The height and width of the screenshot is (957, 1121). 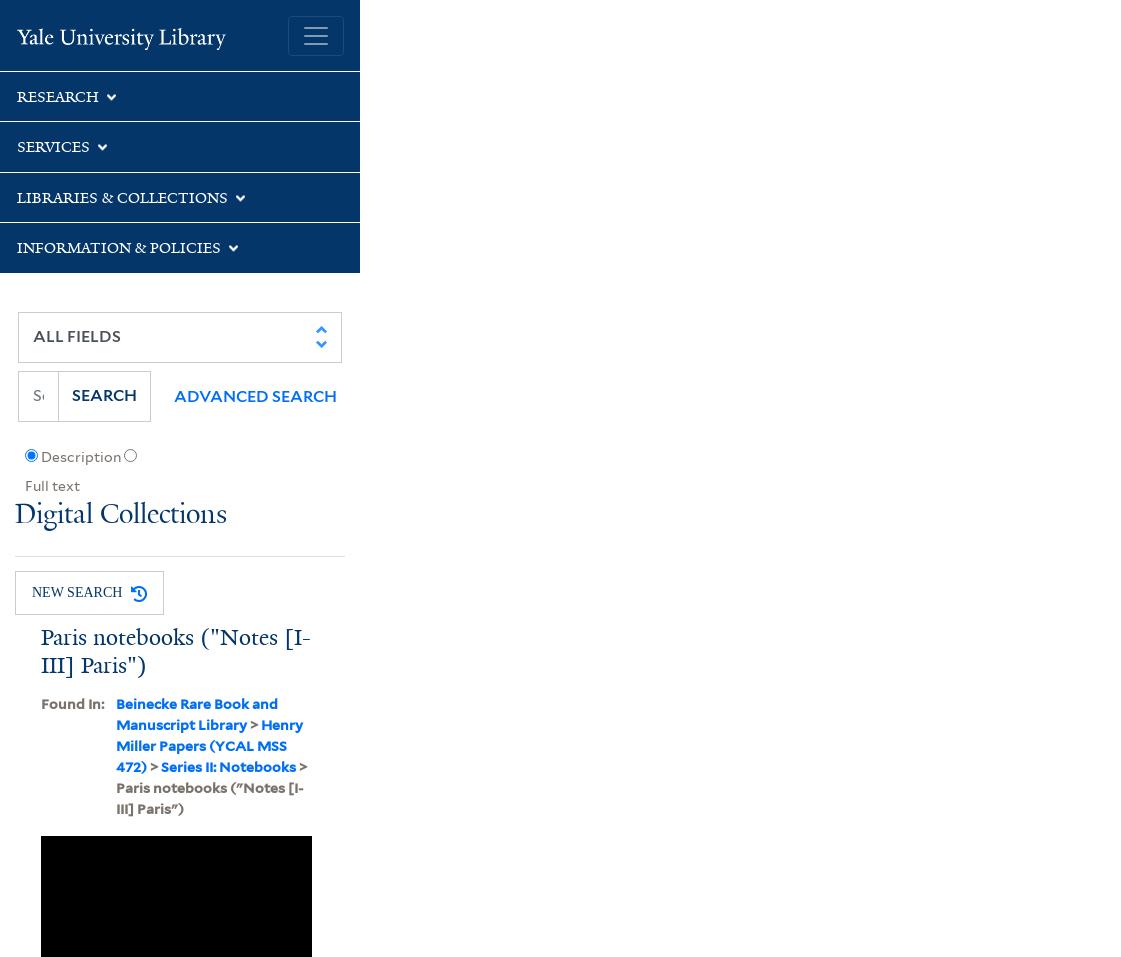 I want to click on 'Libraries & Collections', so click(x=15, y=196).